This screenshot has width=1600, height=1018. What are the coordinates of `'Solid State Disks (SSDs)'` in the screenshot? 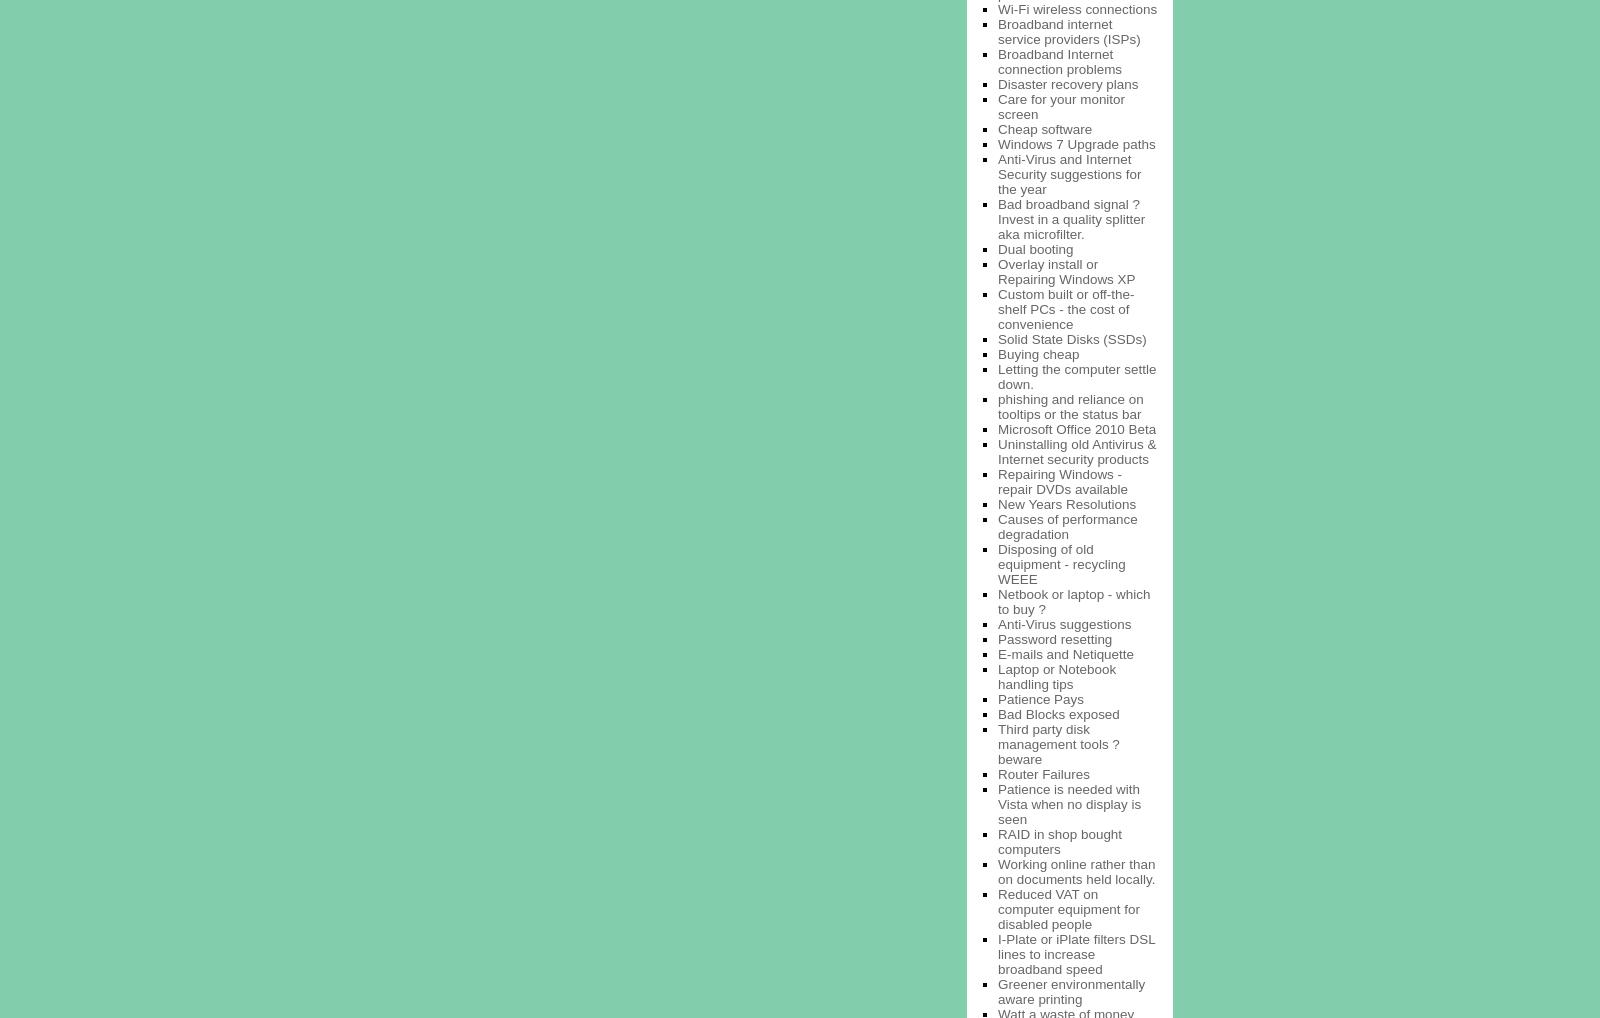 It's located at (1072, 337).